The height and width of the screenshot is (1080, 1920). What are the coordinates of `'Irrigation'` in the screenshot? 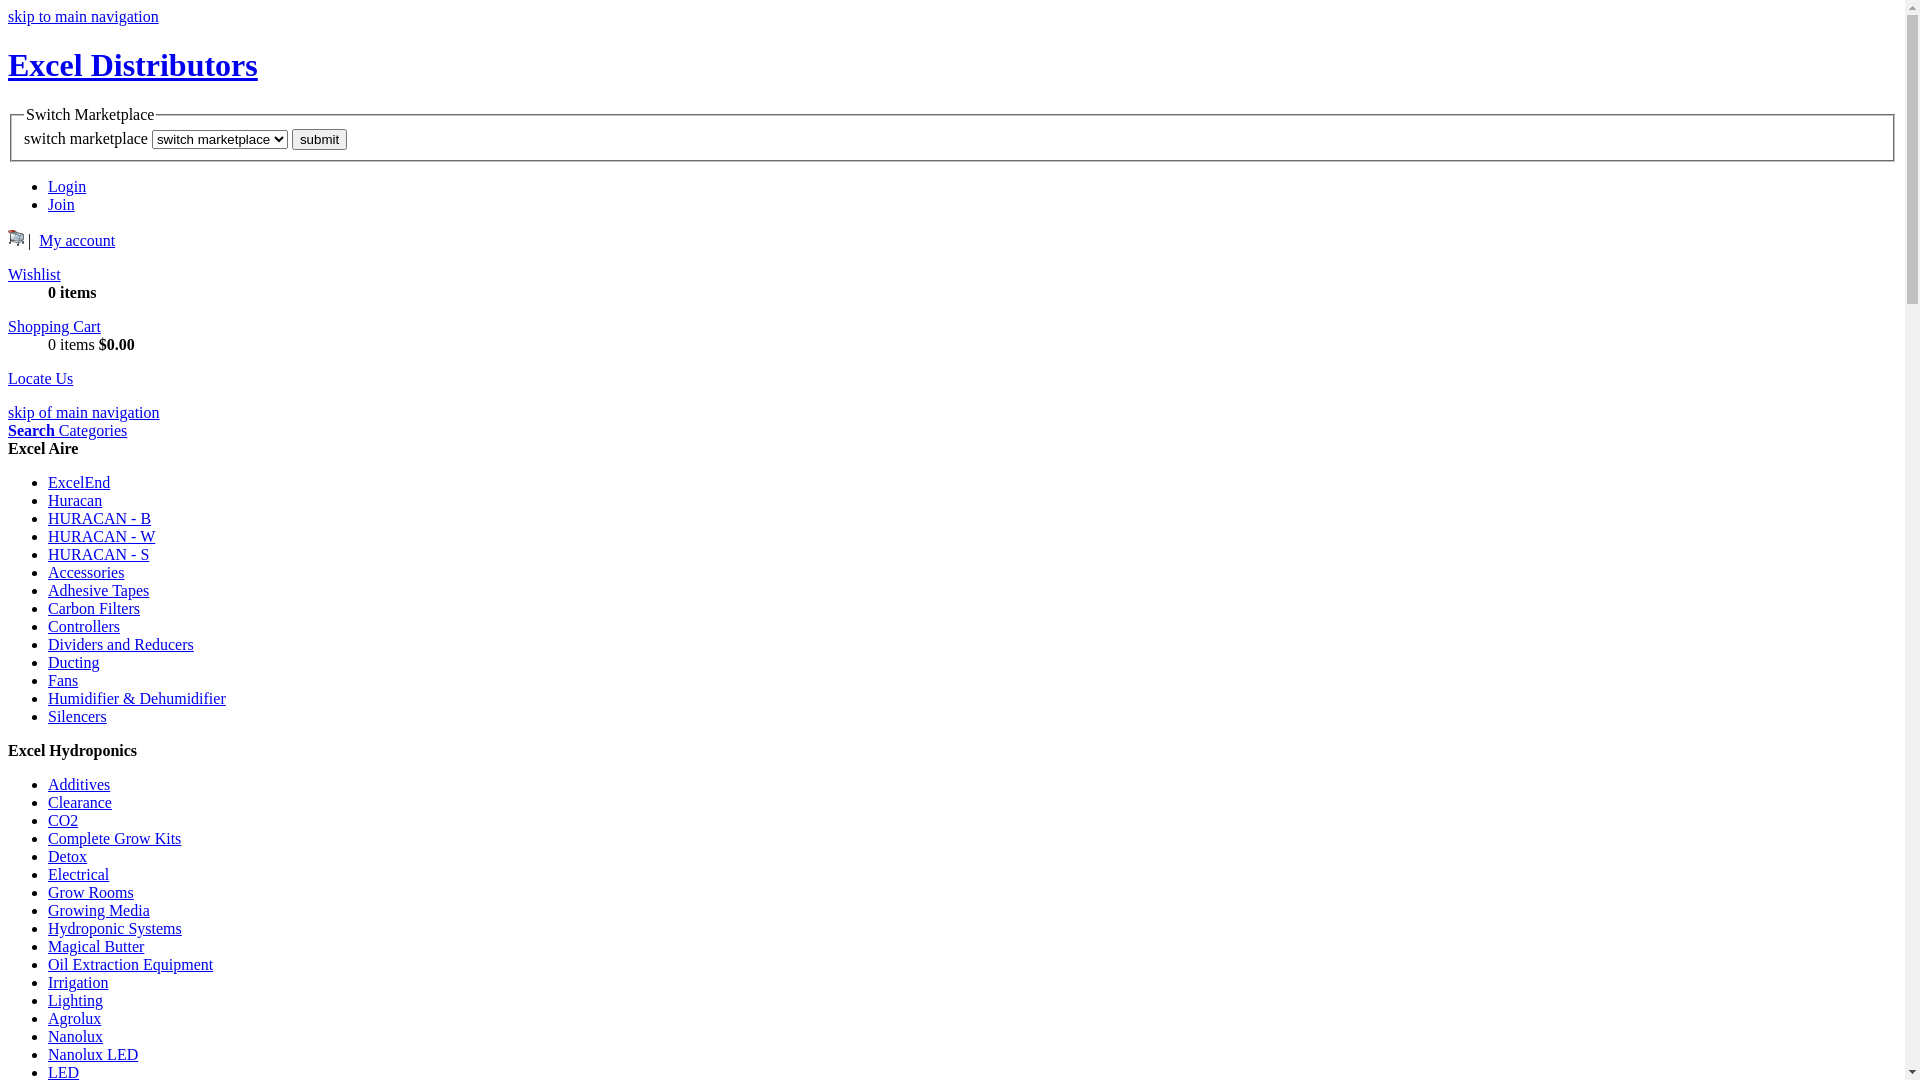 It's located at (77, 981).